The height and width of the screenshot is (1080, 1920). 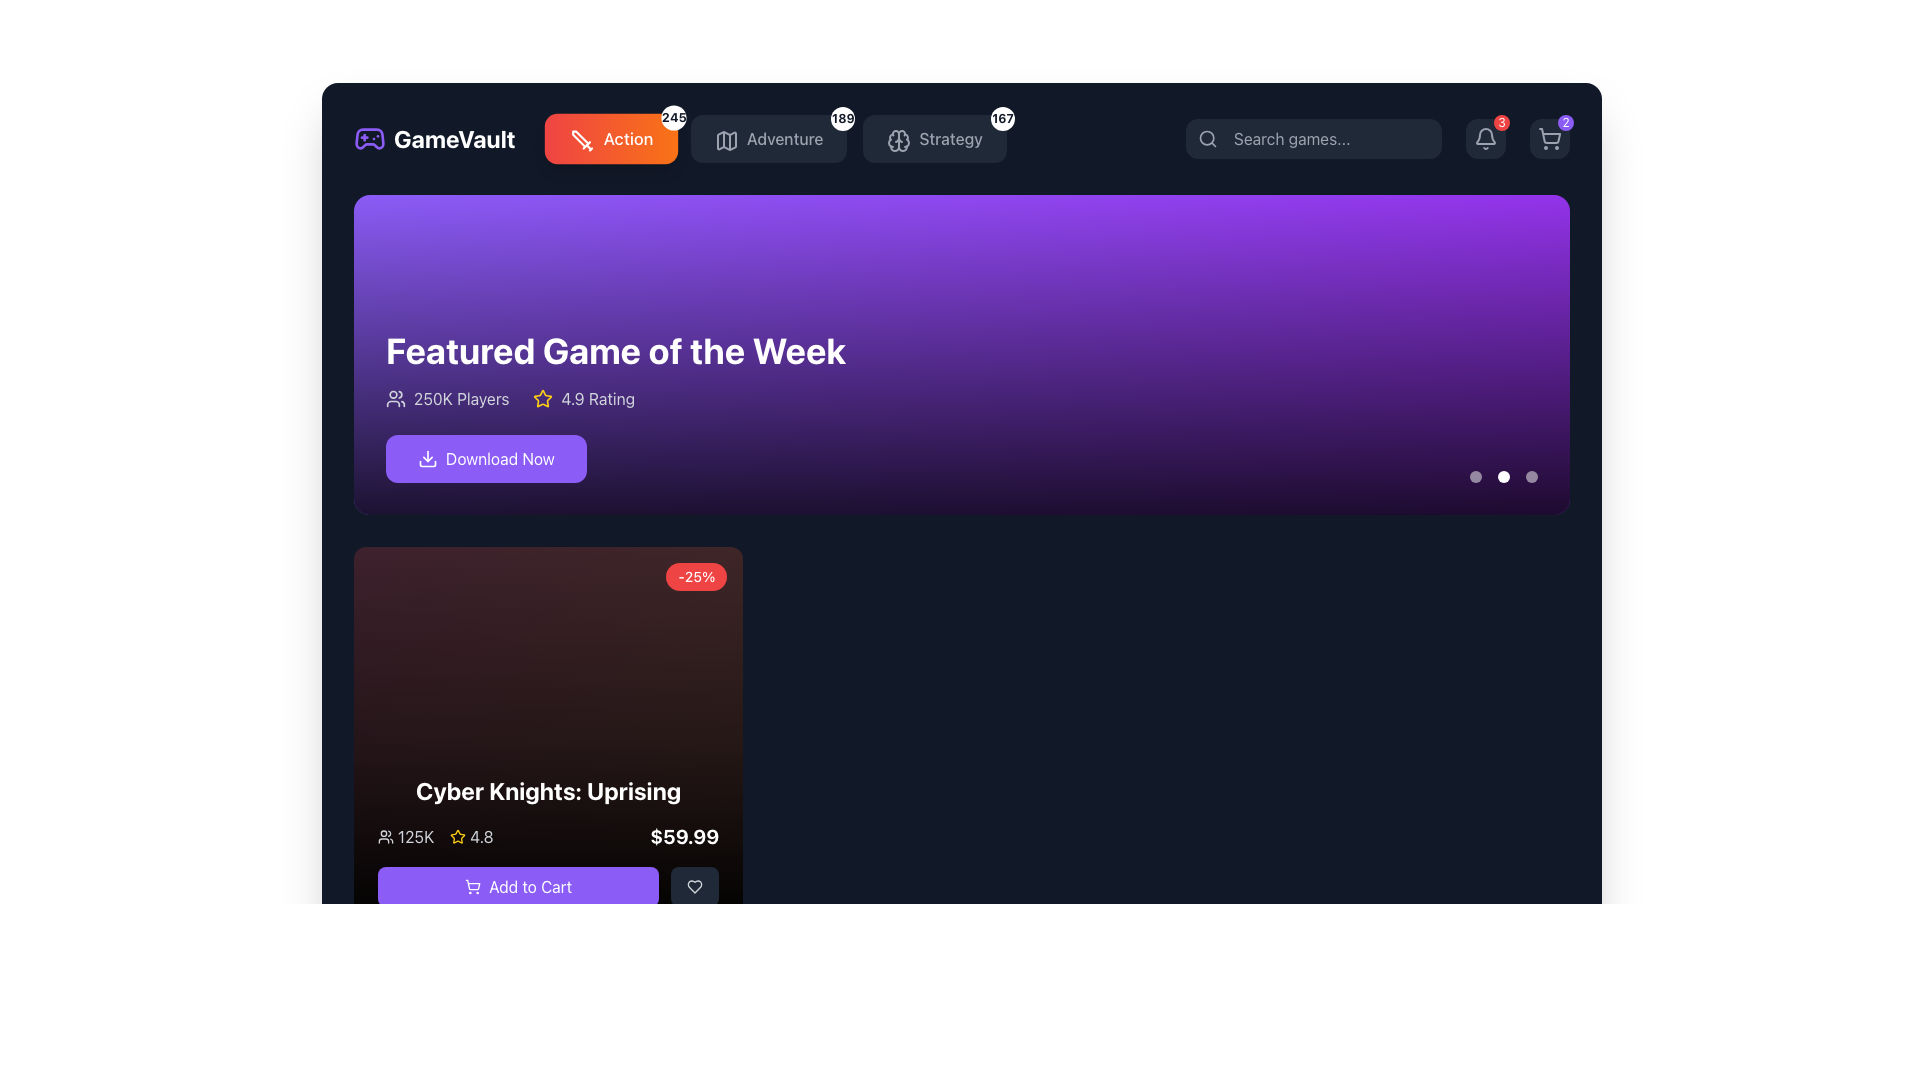 I want to click on the design of the small sword-shaped icon displayed in a minimalist line art style, located inside the Action category button near the top navigation bar, so click(x=581, y=140).